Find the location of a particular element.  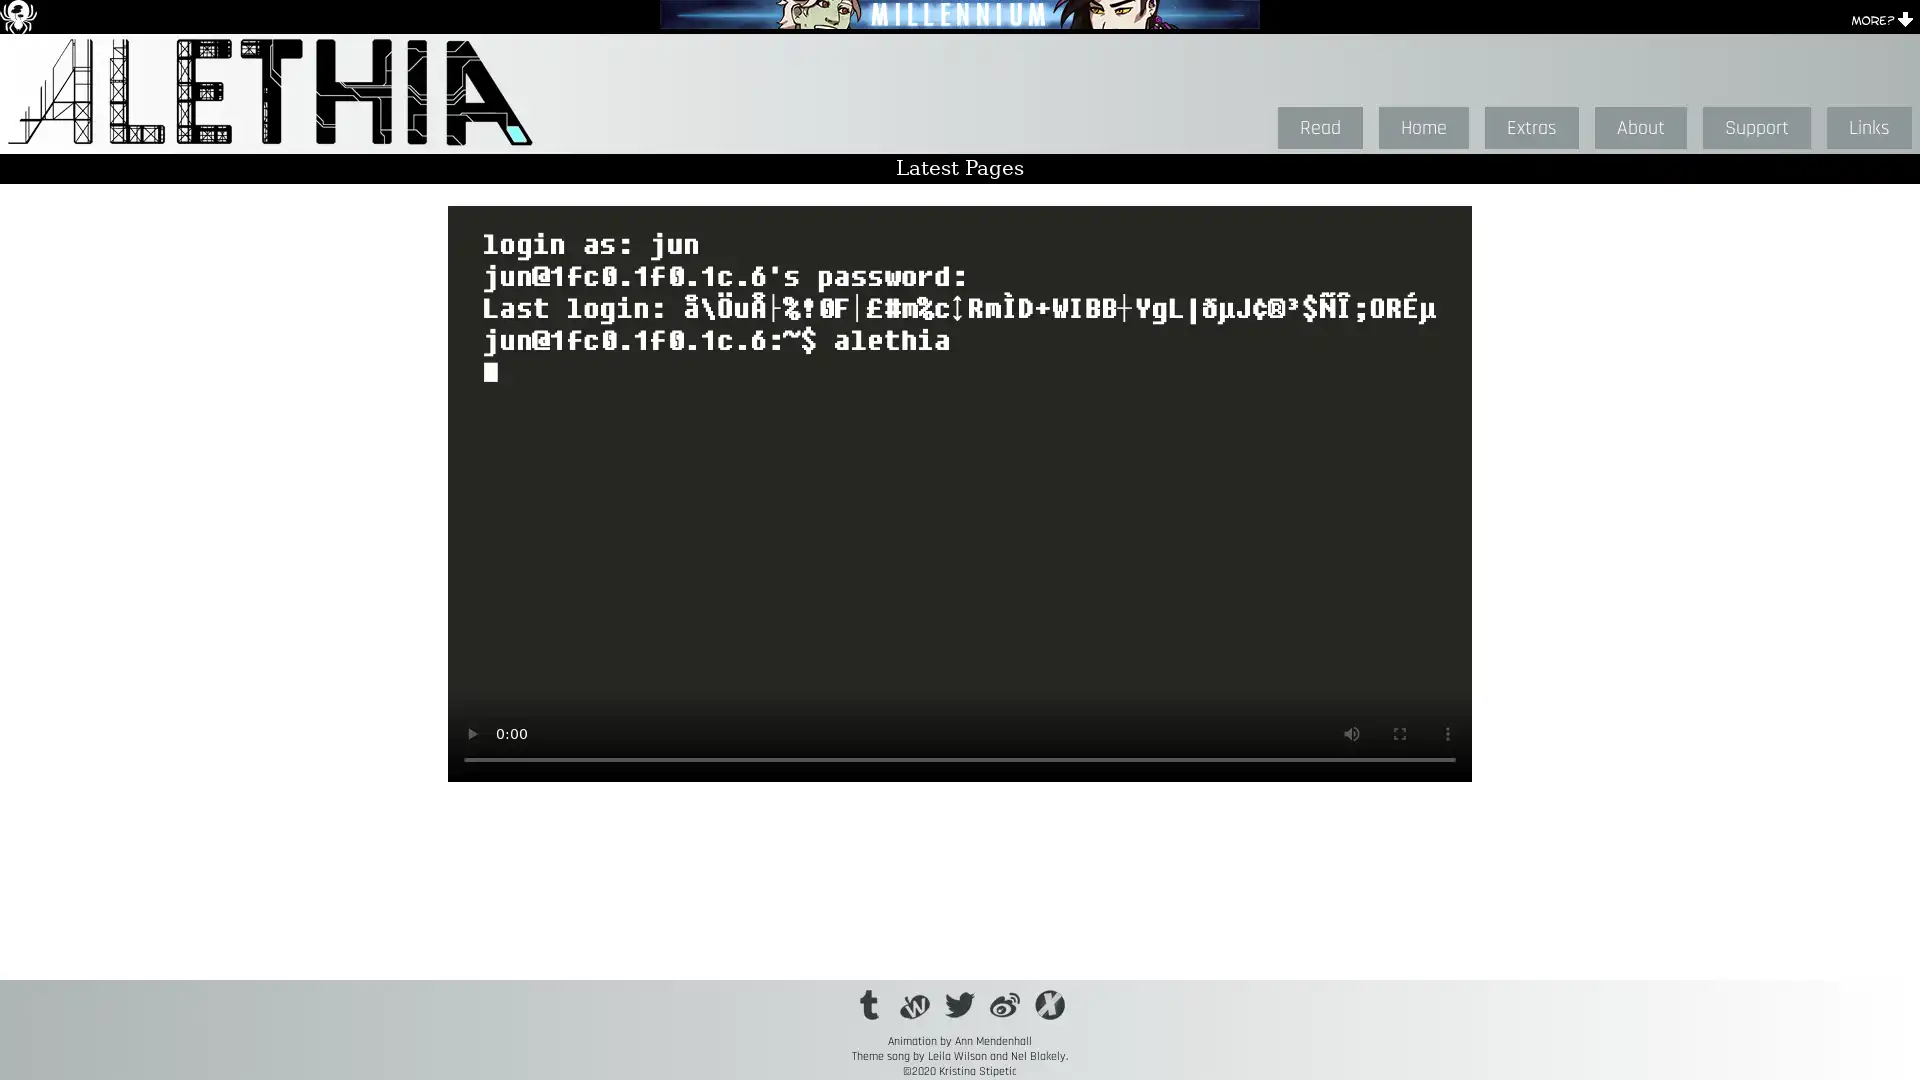

mute is located at coordinates (1352, 733).